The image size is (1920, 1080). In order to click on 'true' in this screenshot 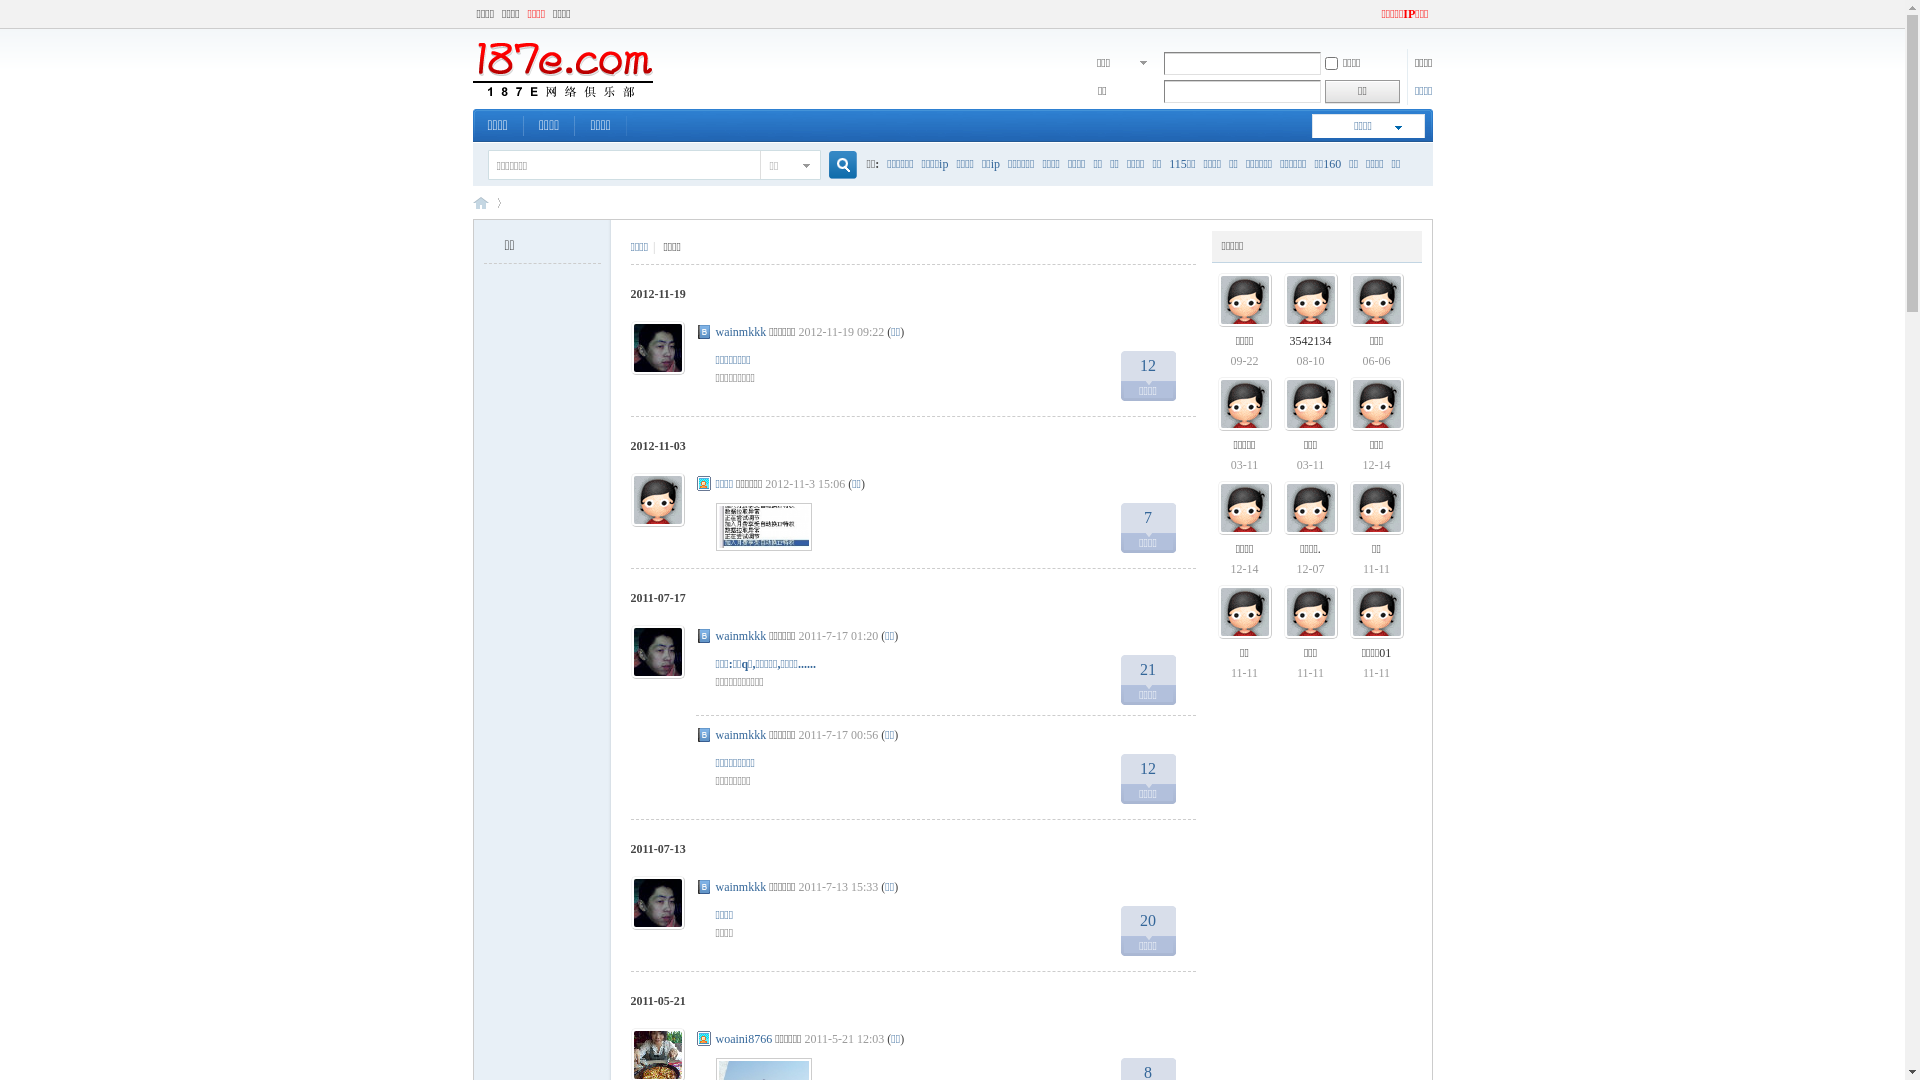, I will do `click(834, 164)`.